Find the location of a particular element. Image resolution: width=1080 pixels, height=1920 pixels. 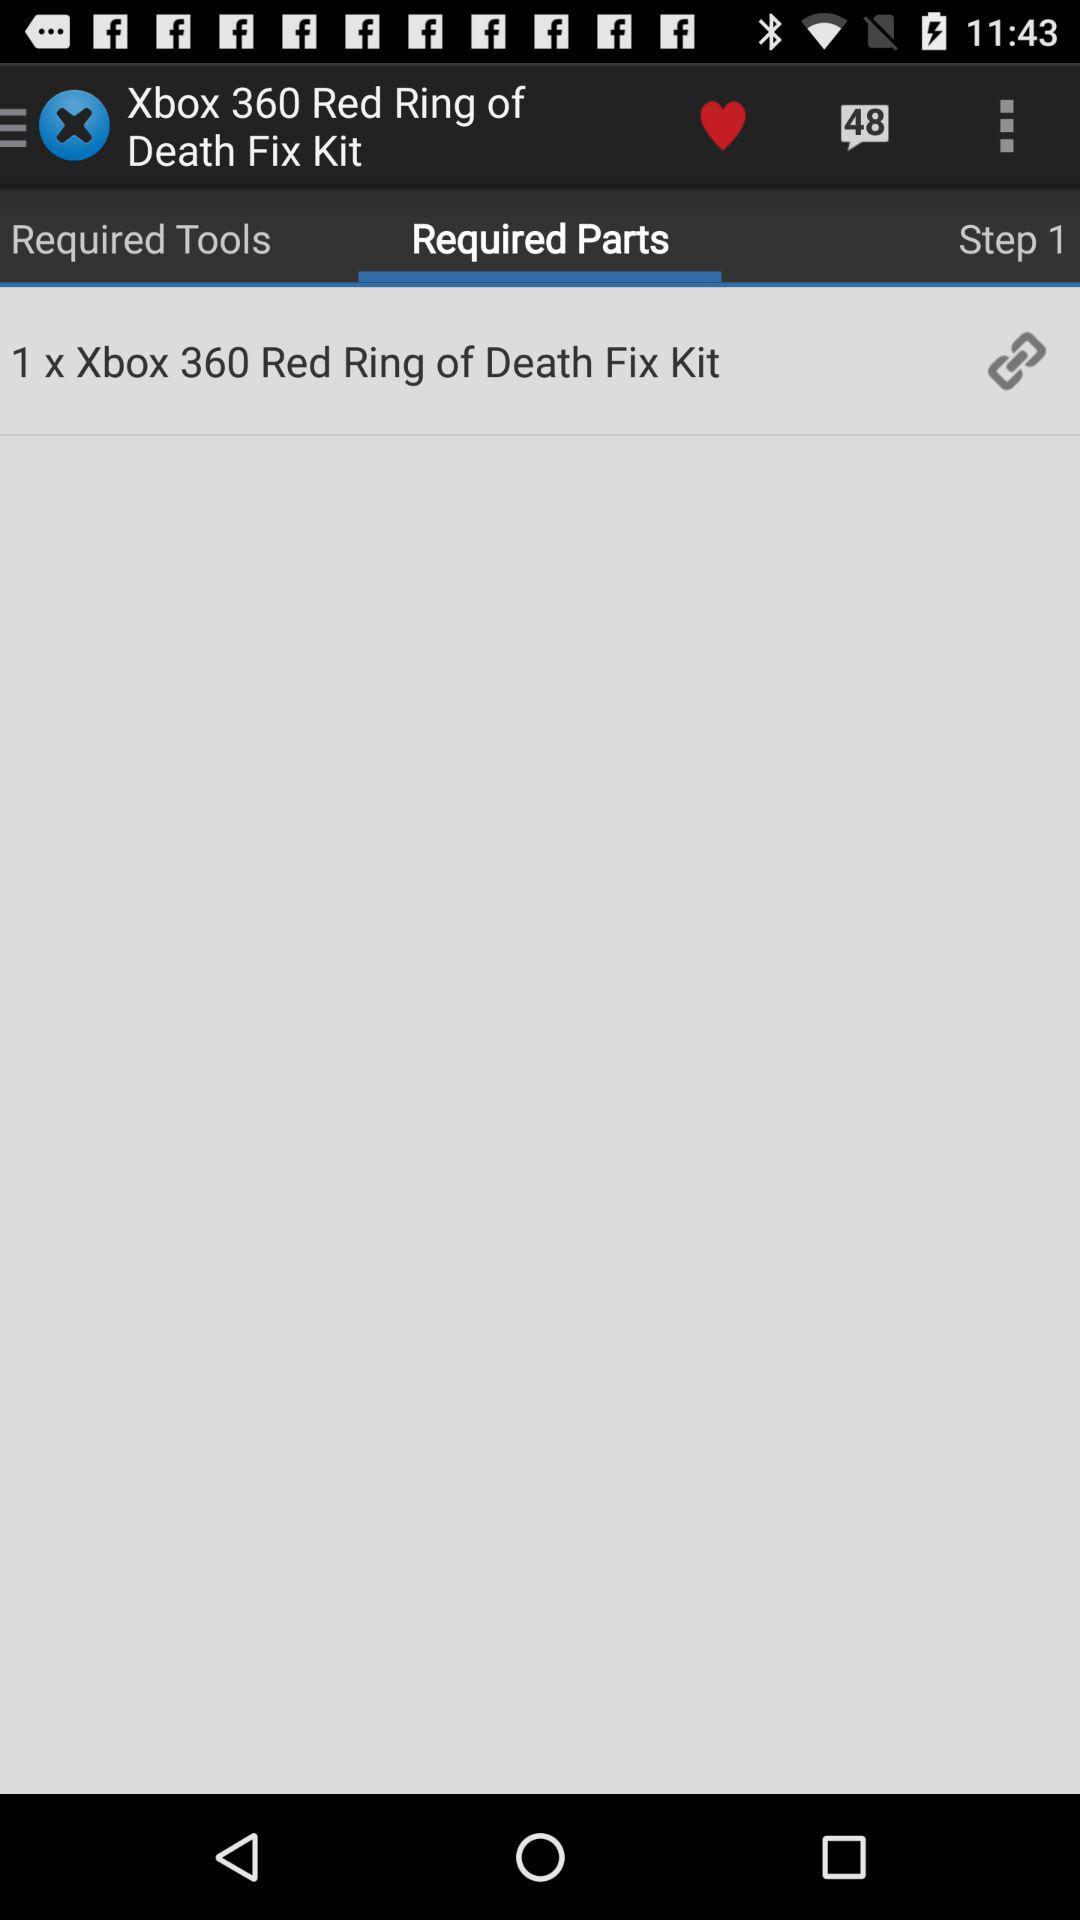

the item next to x app is located at coordinates (22, 360).